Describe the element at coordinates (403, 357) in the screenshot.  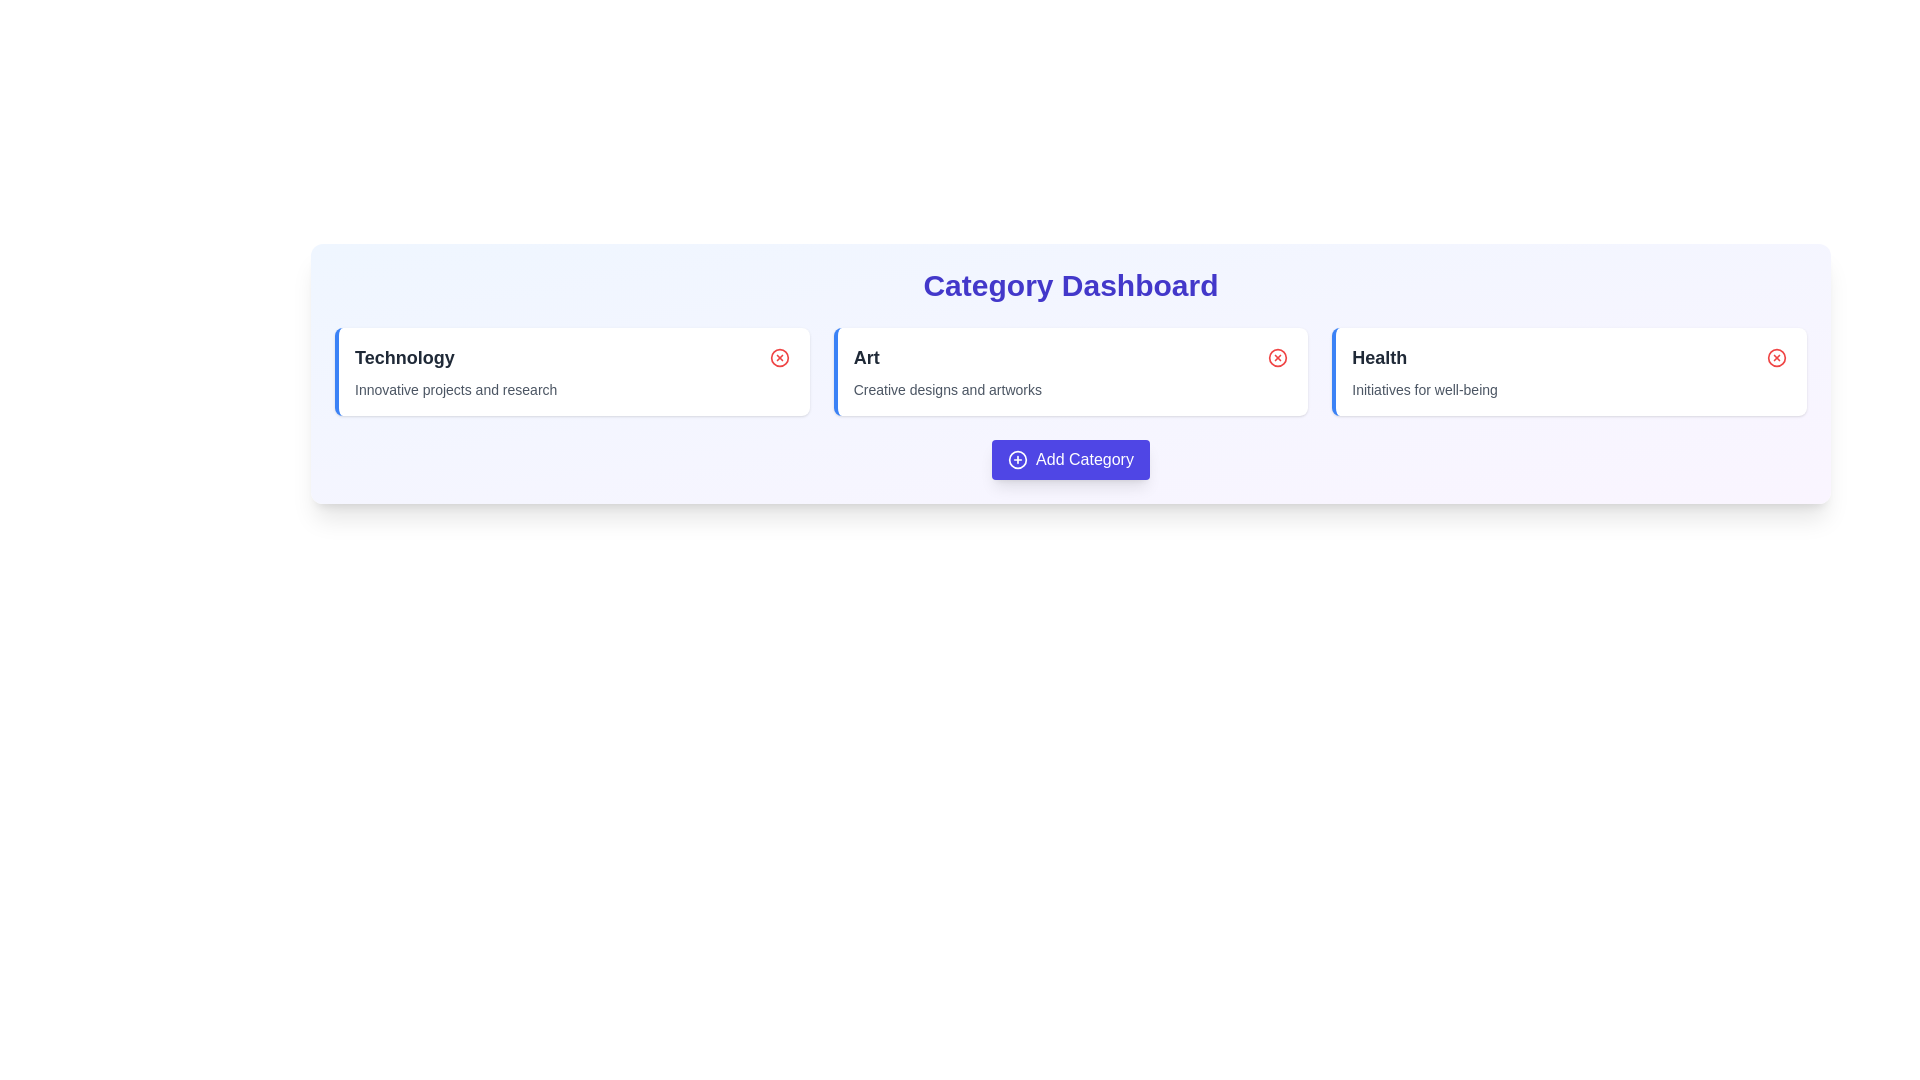
I see `the text label displaying the word 'Technology', which is the primary heading of the first card in the top-left section of a row of cards` at that location.